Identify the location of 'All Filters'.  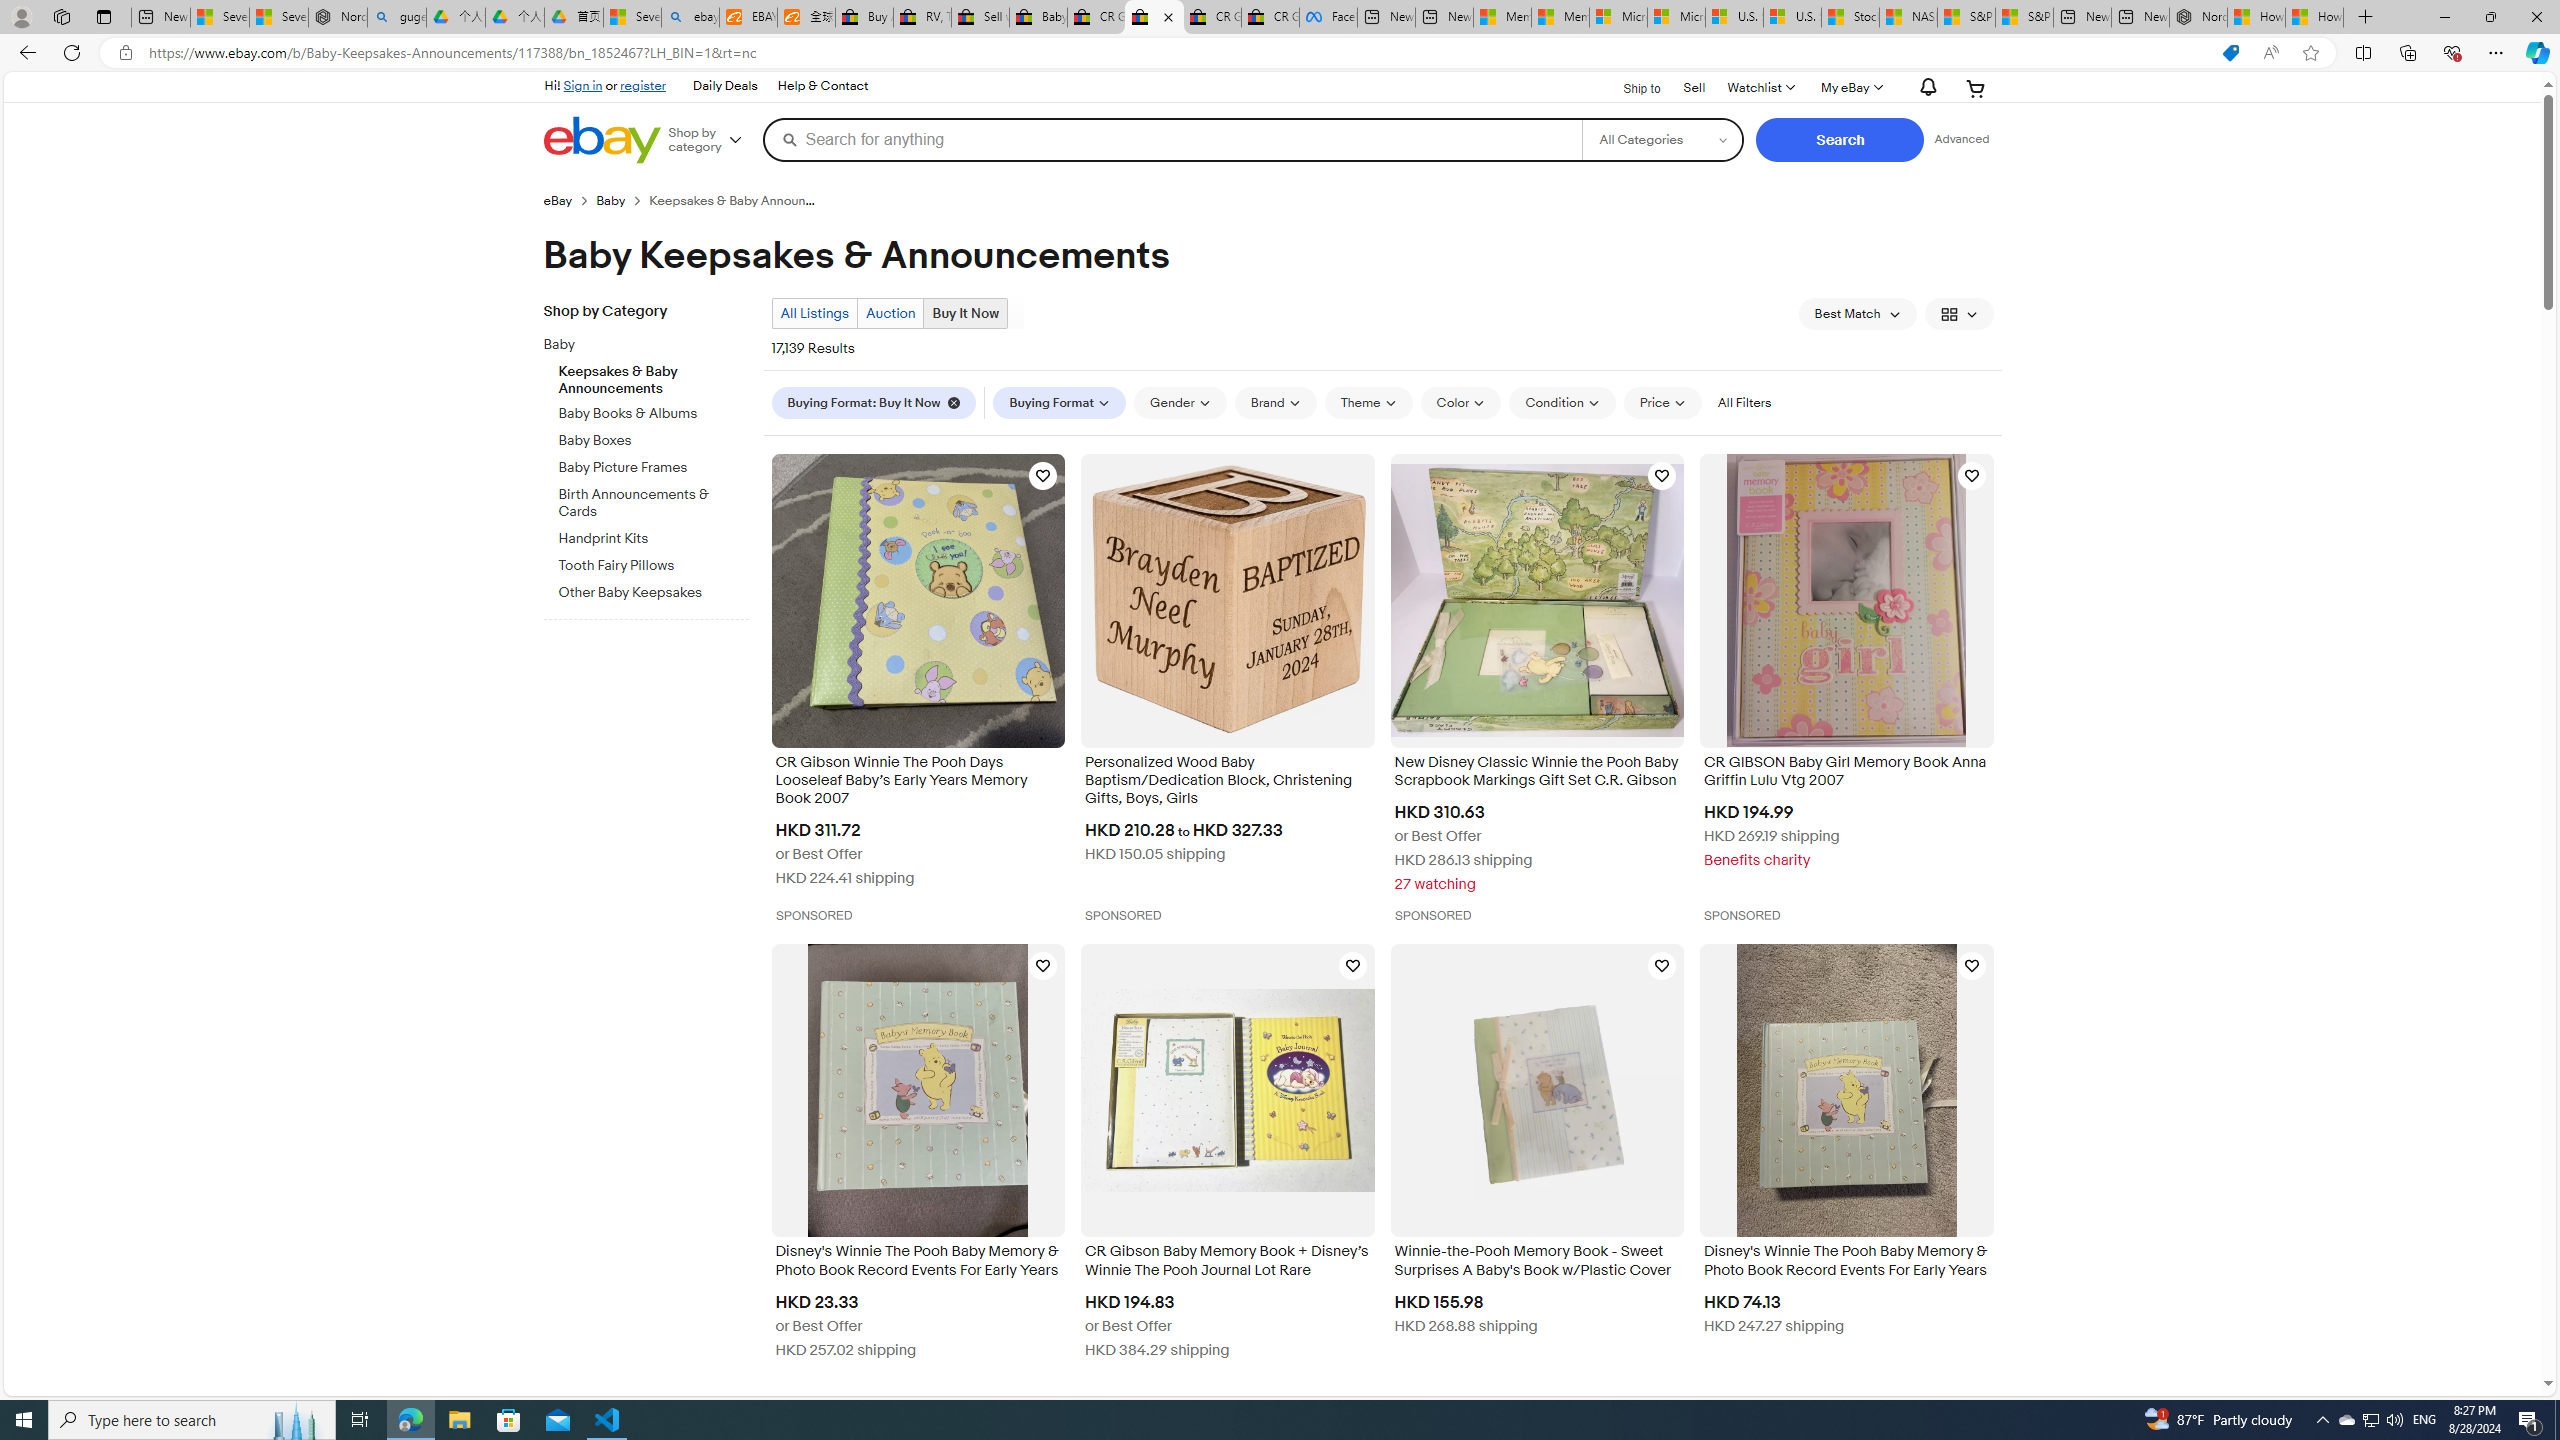
(1744, 402).